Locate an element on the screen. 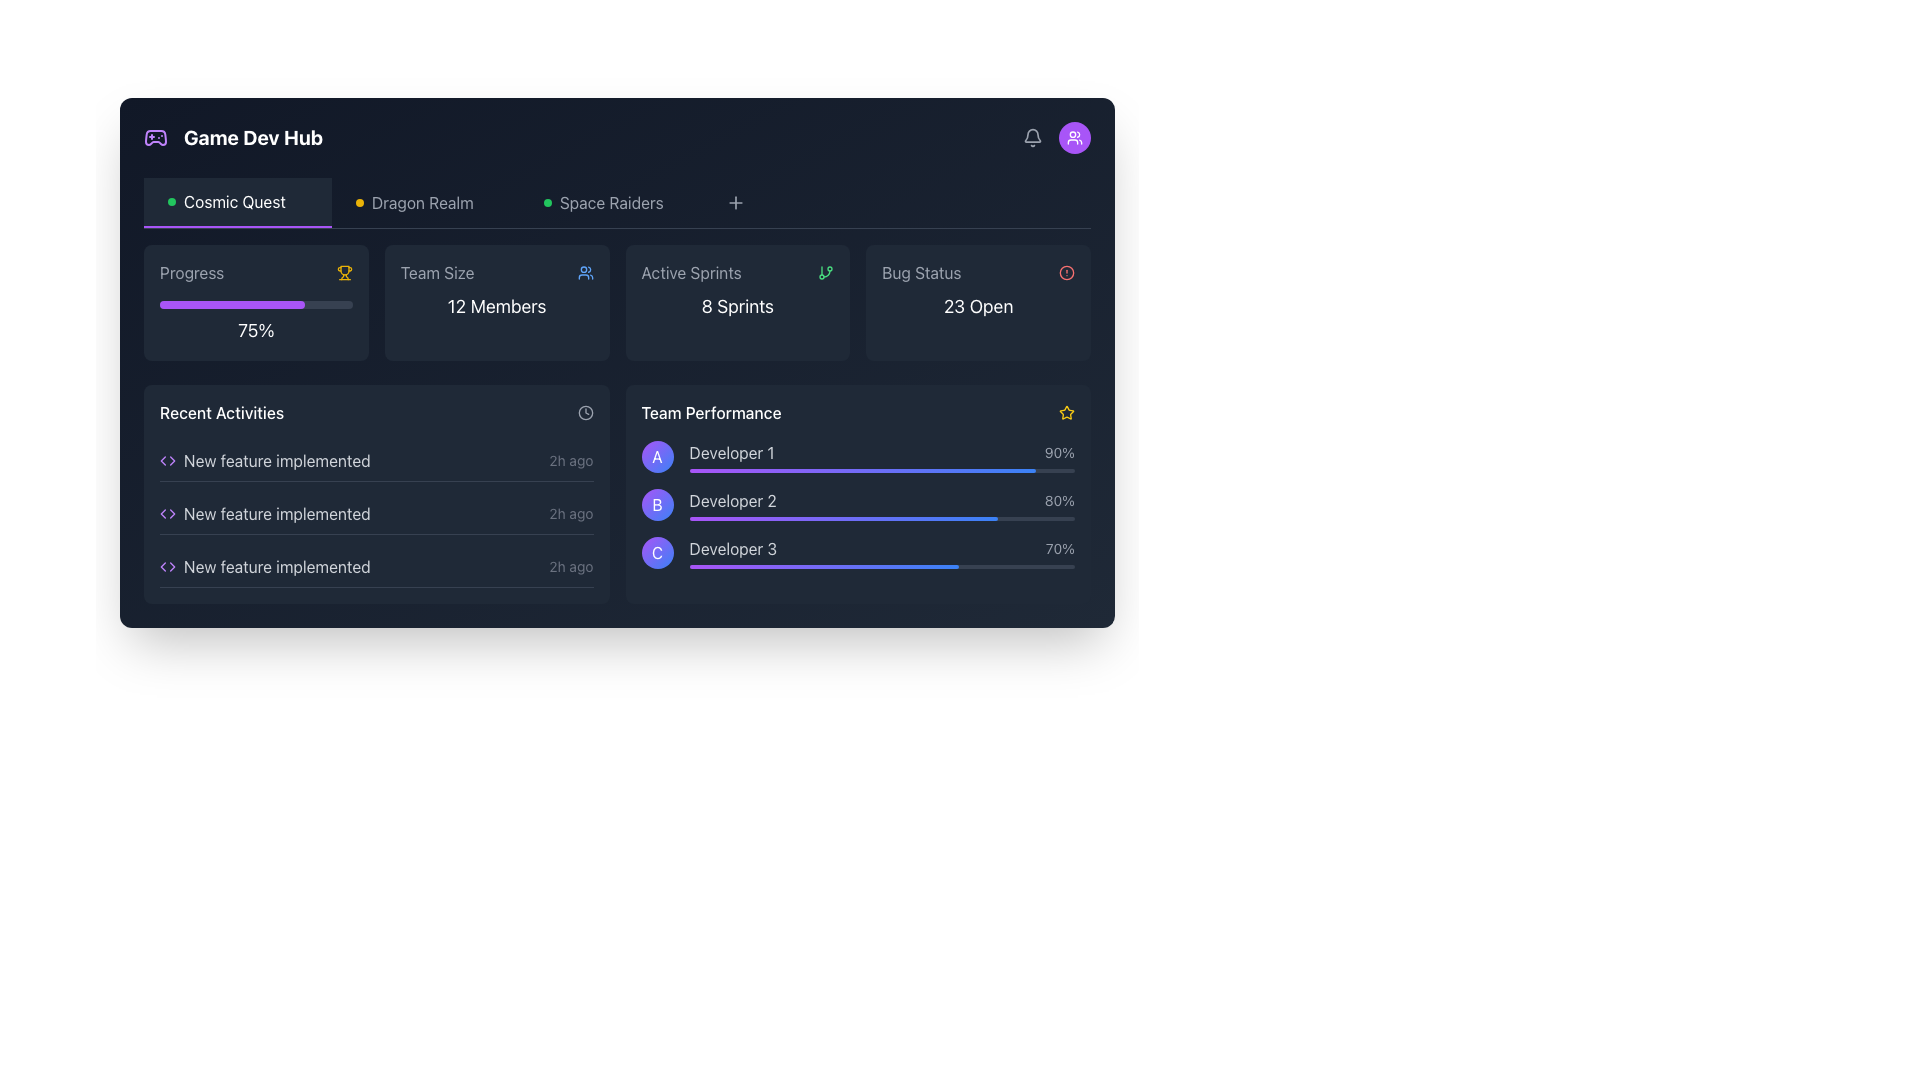  the star-shaped icon with a yellow border located in the bottom-right section near the 'Team Performance' area for performance evaluation is located at coordinates (1064, 411).